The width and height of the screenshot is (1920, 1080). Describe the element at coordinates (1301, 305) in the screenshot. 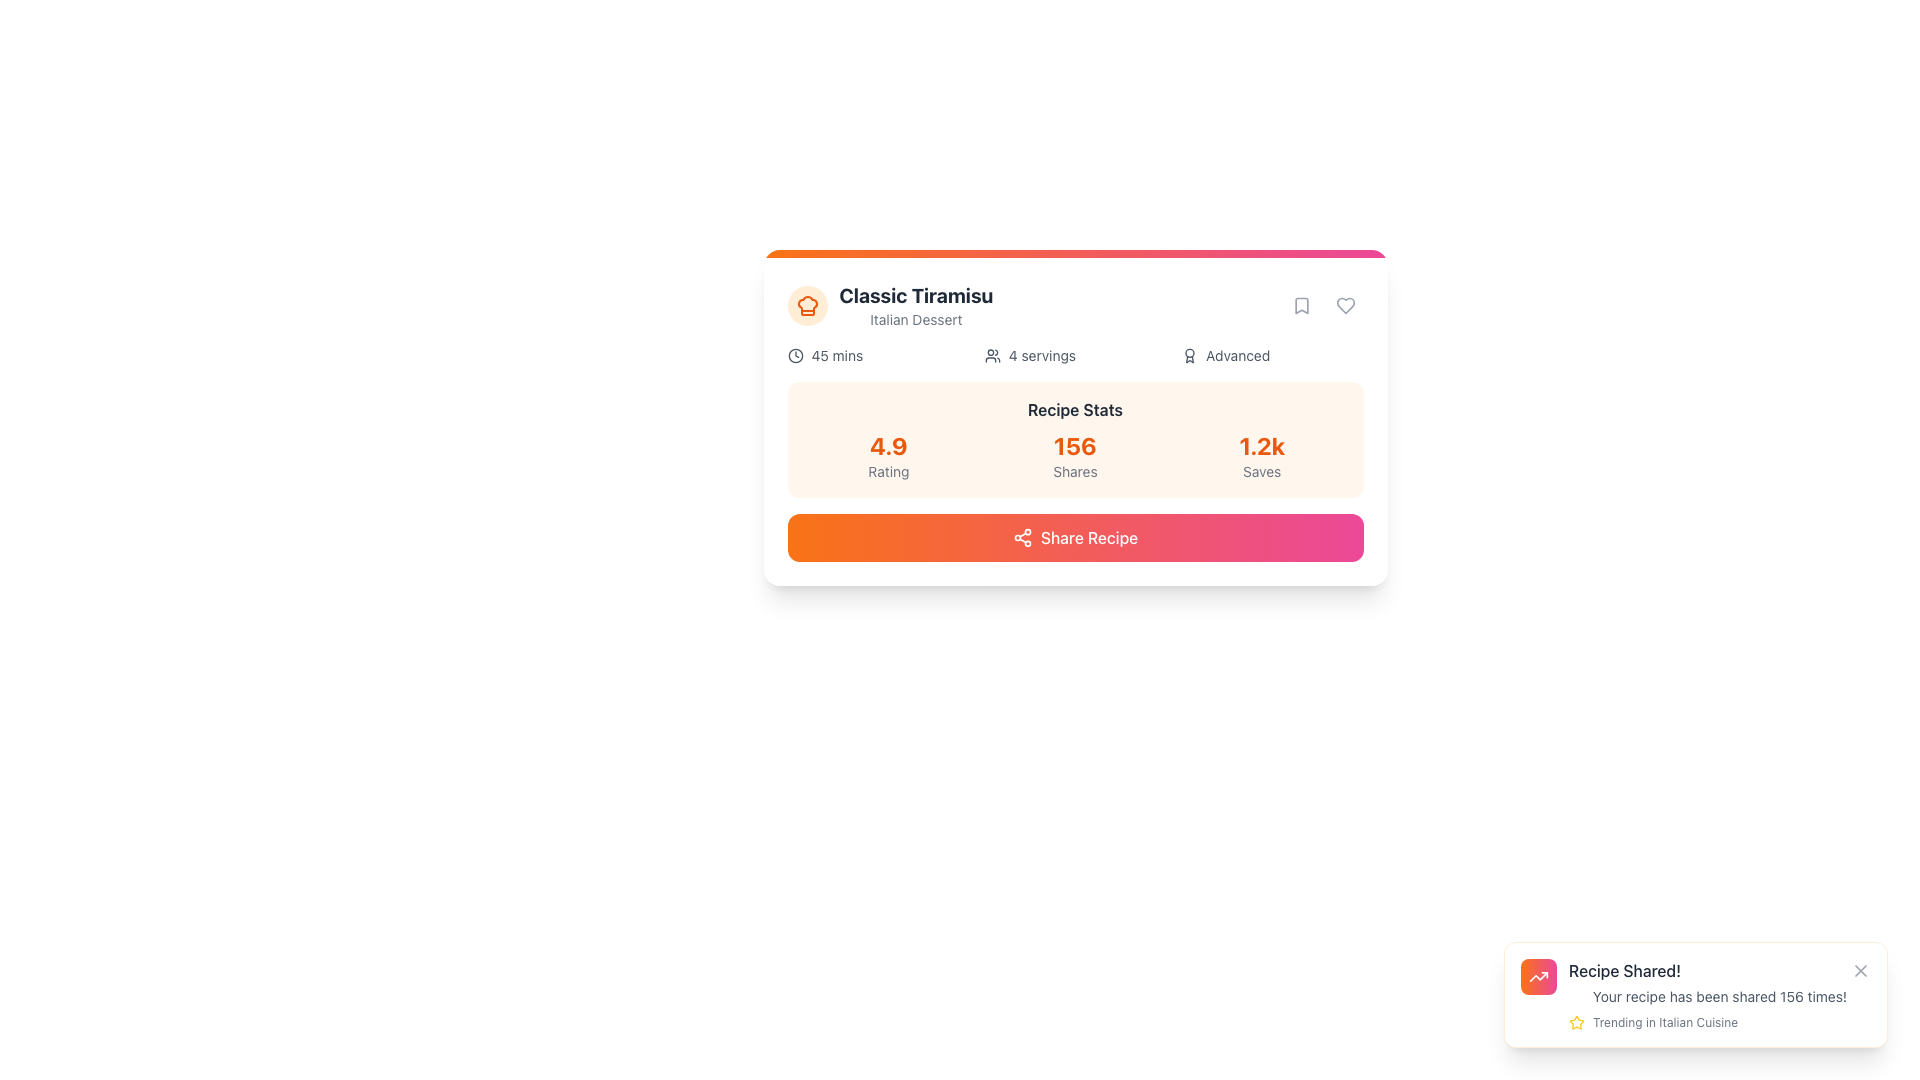

I see `the small circular button with a grey background and a bookmark icon` at that location.